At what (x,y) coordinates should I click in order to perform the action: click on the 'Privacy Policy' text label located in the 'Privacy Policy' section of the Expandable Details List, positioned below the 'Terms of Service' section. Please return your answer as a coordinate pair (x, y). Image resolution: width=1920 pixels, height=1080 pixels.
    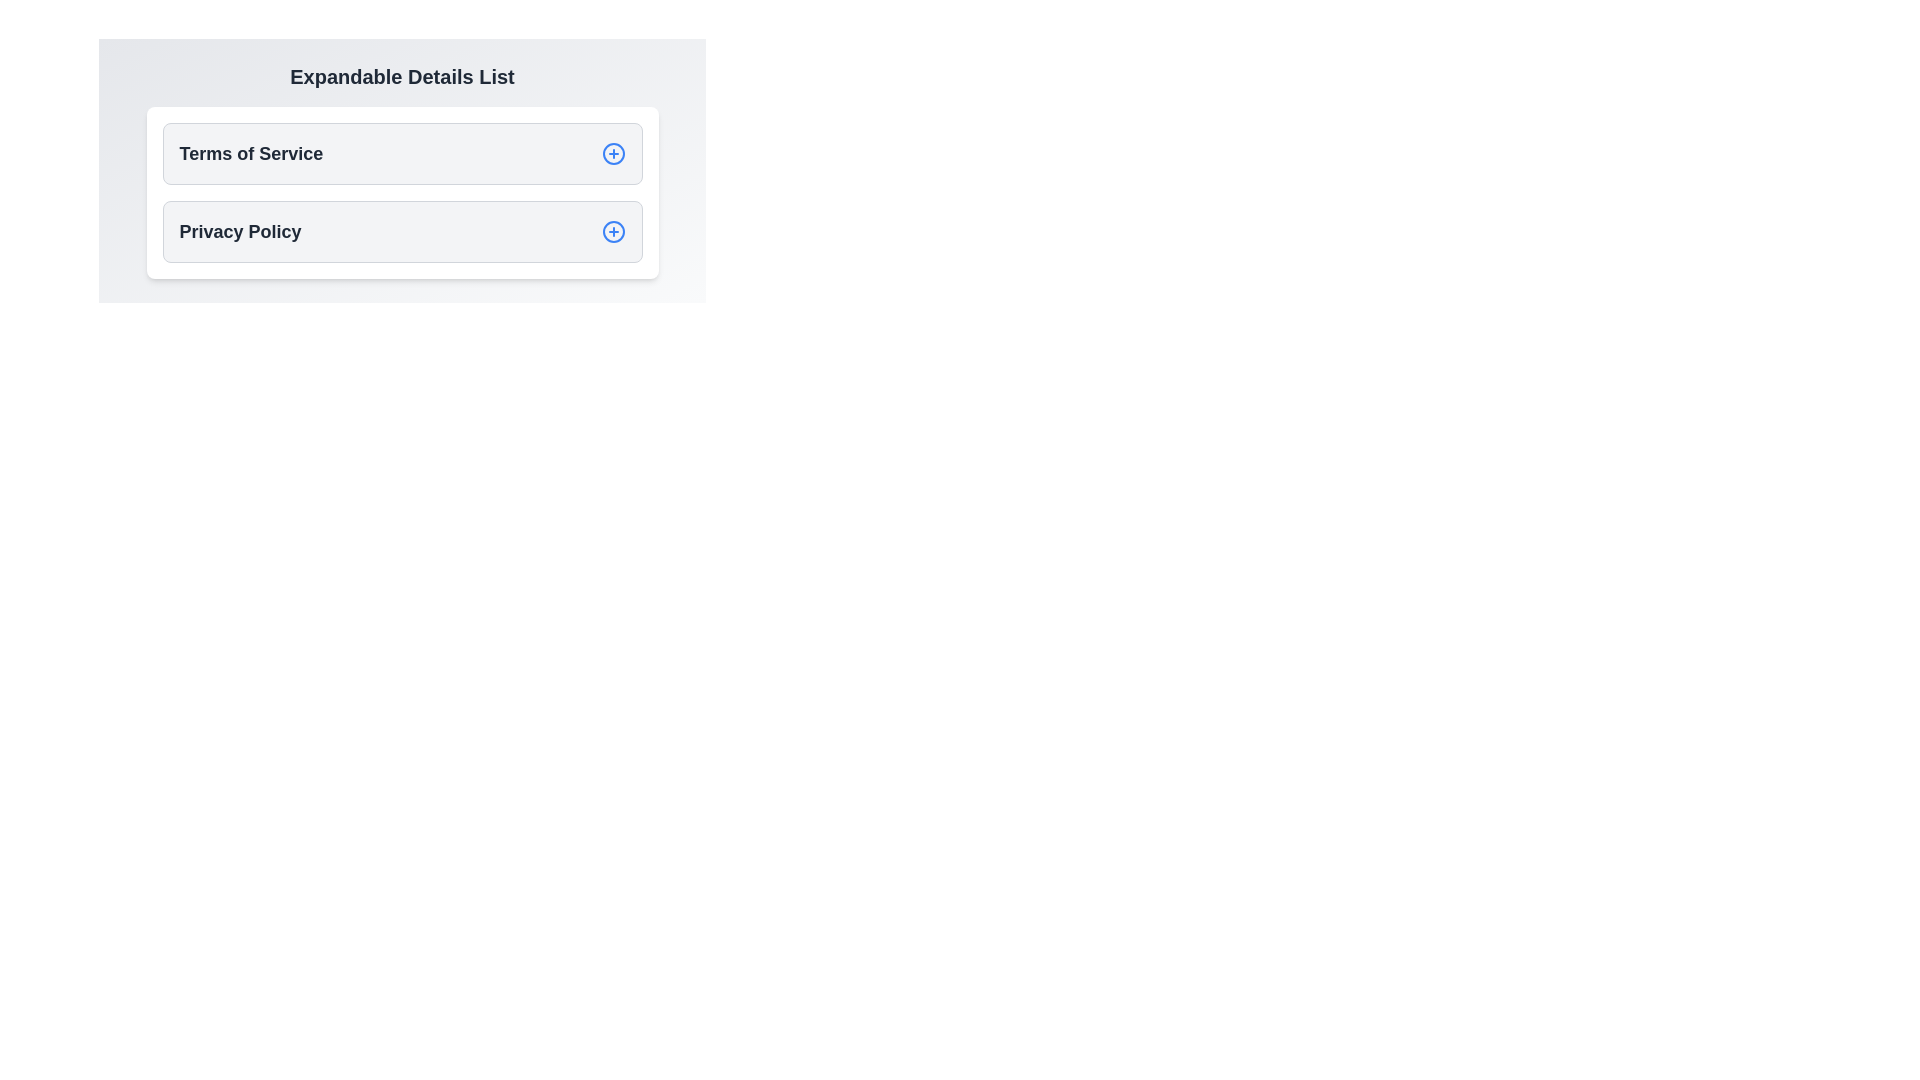
    Looking at the image, I should click on (240, 230).